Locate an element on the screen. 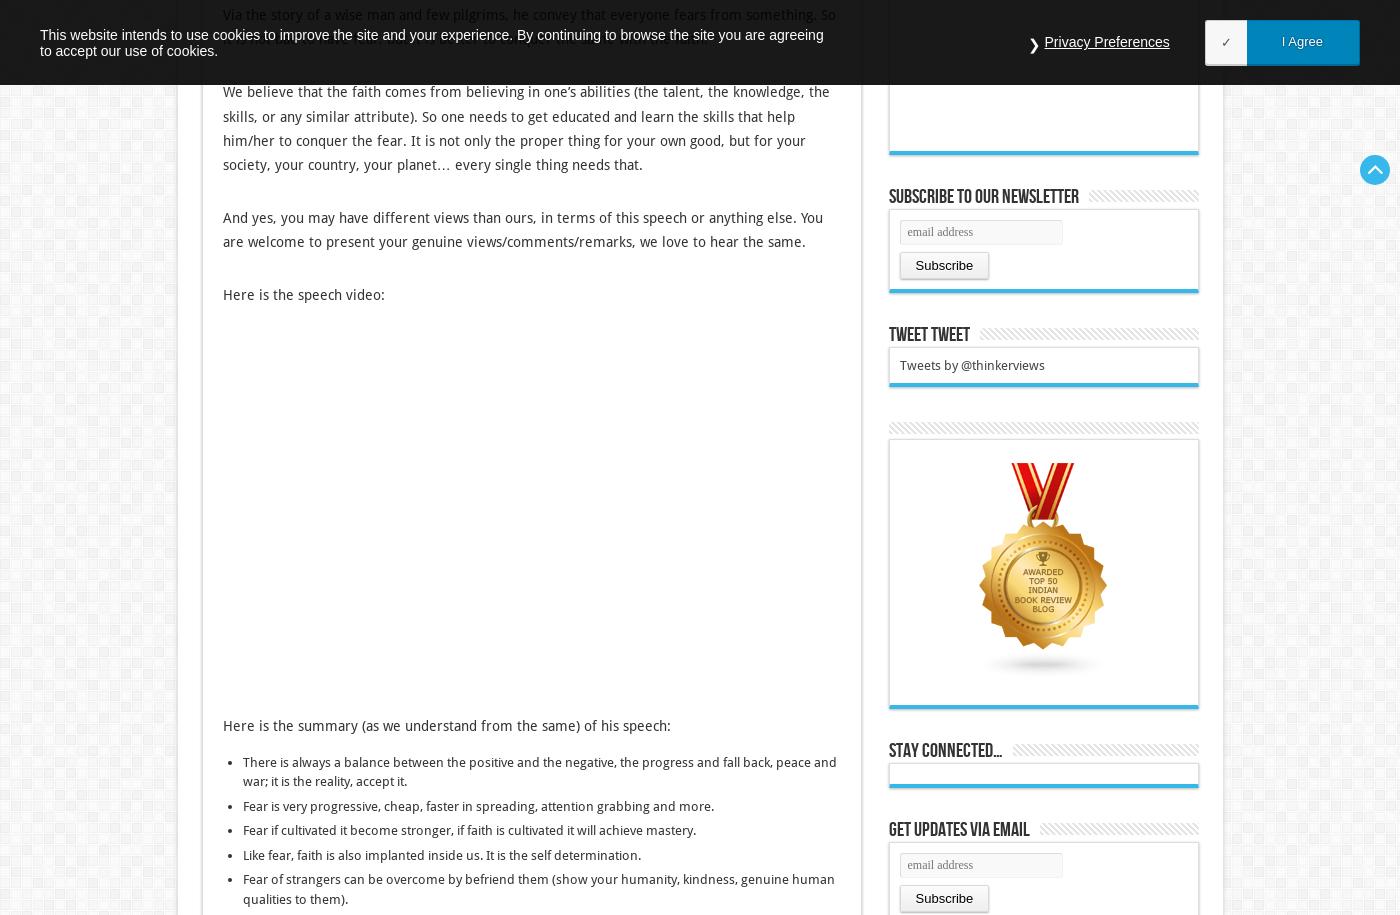 This screenshot has height=915, width=1400. 'Here is the summary (as we understand from the same) of his speech:' is located at coordinates (446, 724).